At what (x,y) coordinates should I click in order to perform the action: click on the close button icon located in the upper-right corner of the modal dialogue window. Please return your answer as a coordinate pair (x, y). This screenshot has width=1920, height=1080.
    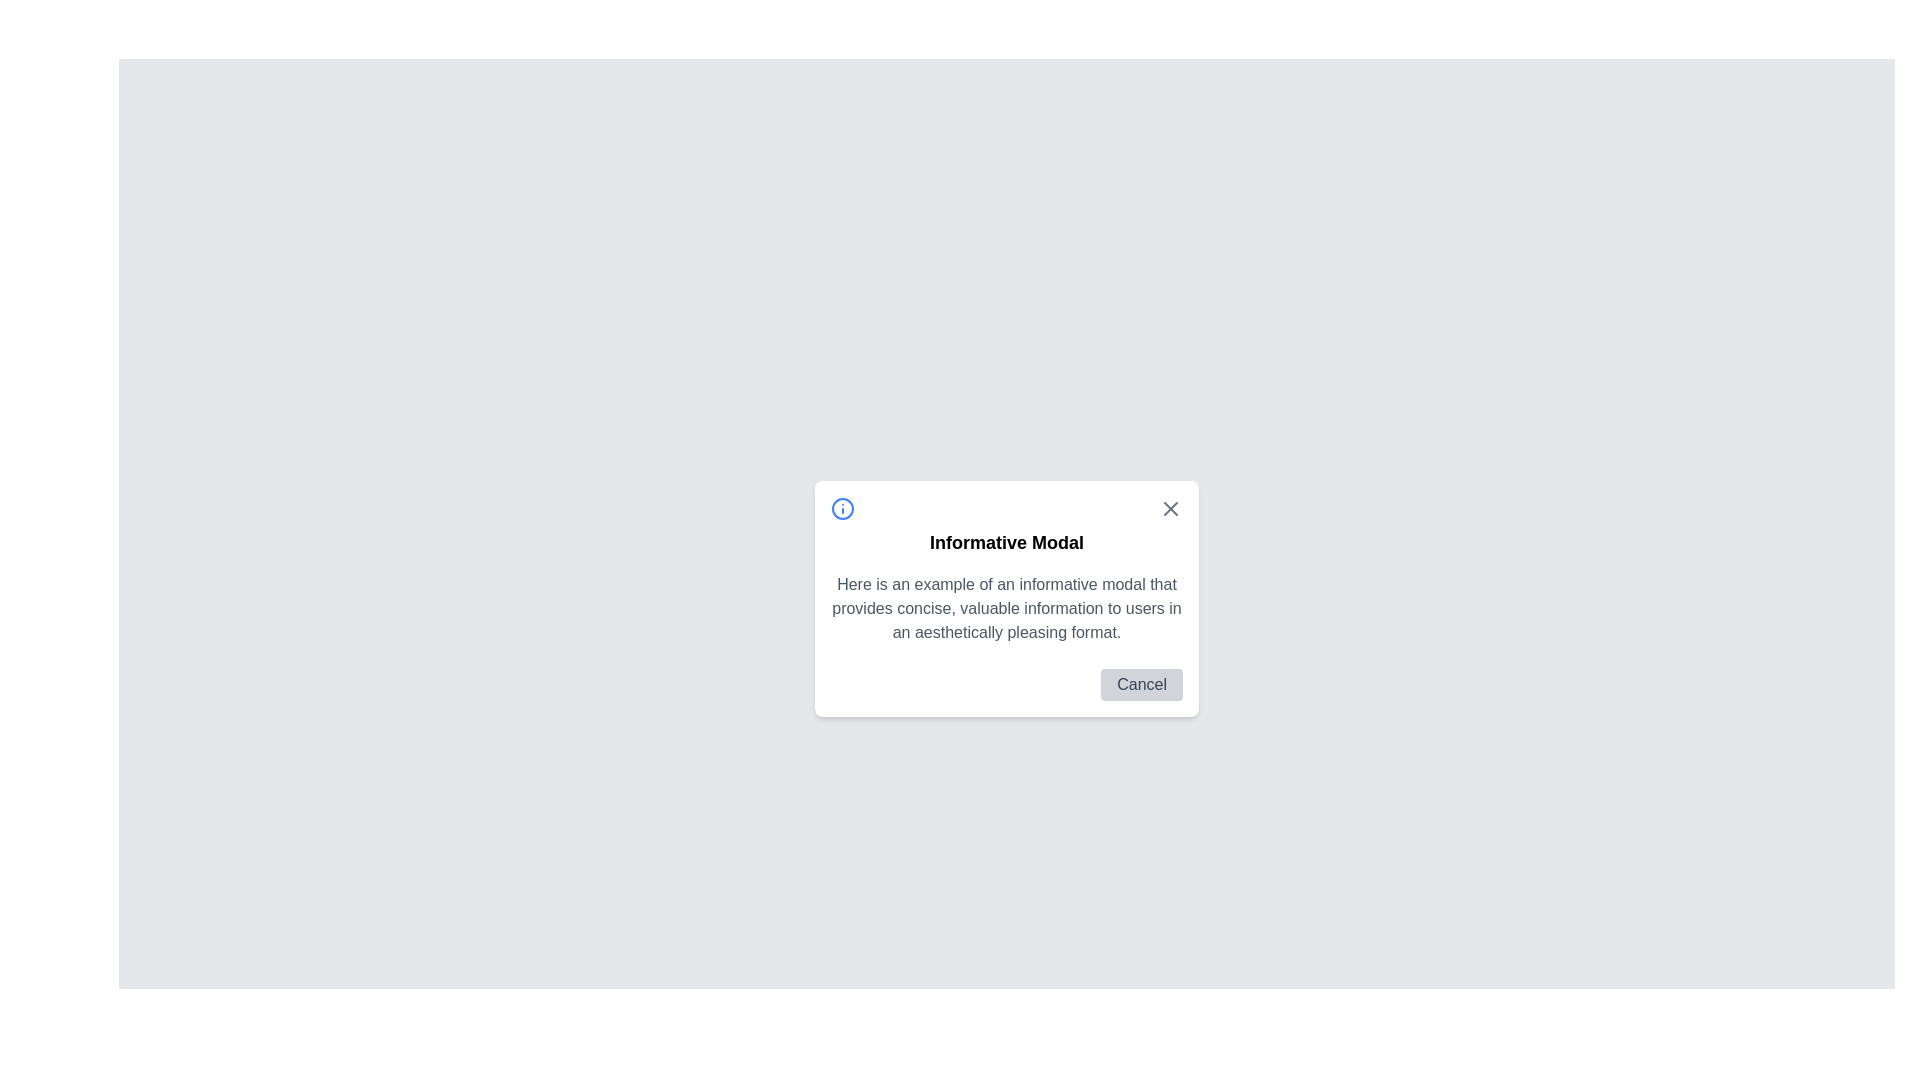
    Looking at the image, I should click on (1171, 508).